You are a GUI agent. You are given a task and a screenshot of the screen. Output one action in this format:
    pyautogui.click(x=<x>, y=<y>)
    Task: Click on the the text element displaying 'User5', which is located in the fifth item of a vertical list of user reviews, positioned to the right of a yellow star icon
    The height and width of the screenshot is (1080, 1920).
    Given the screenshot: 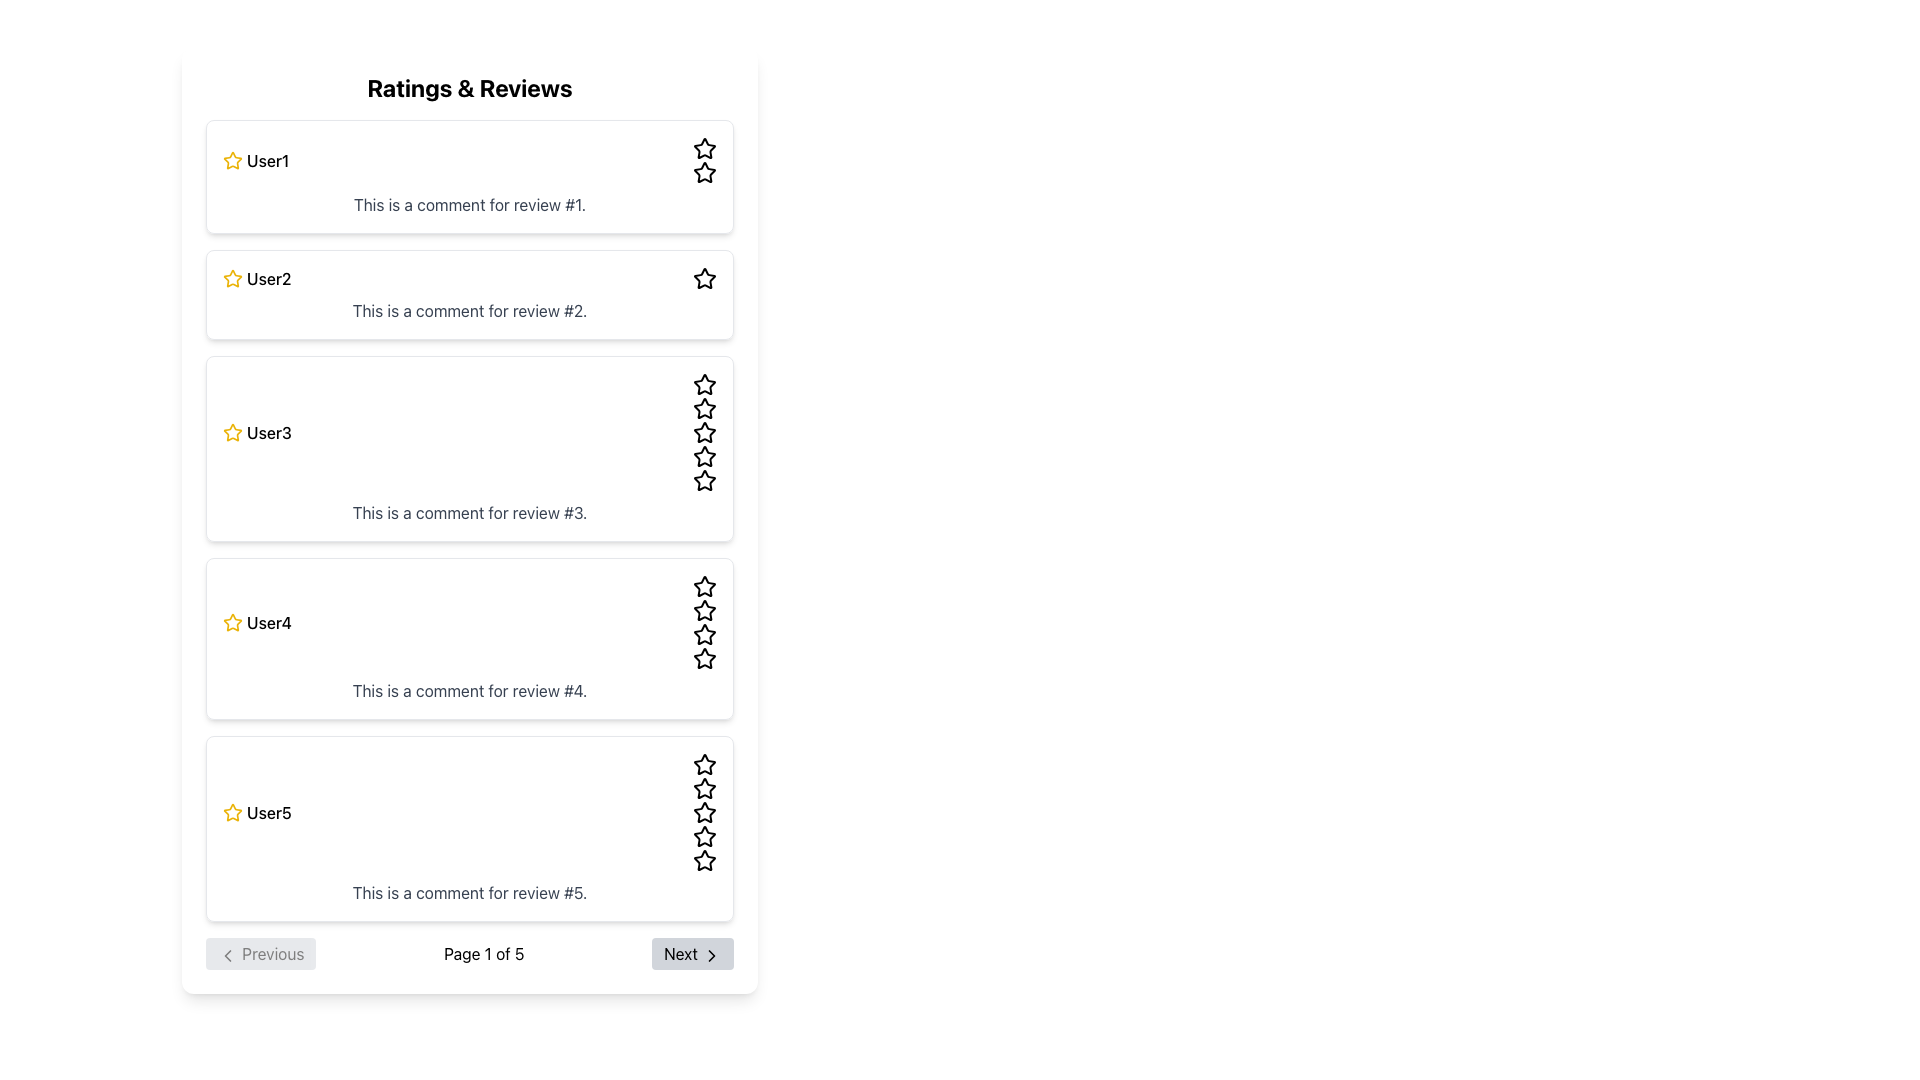 What is the action you would take?
    pyautogui.click(x=268, y=813)
    